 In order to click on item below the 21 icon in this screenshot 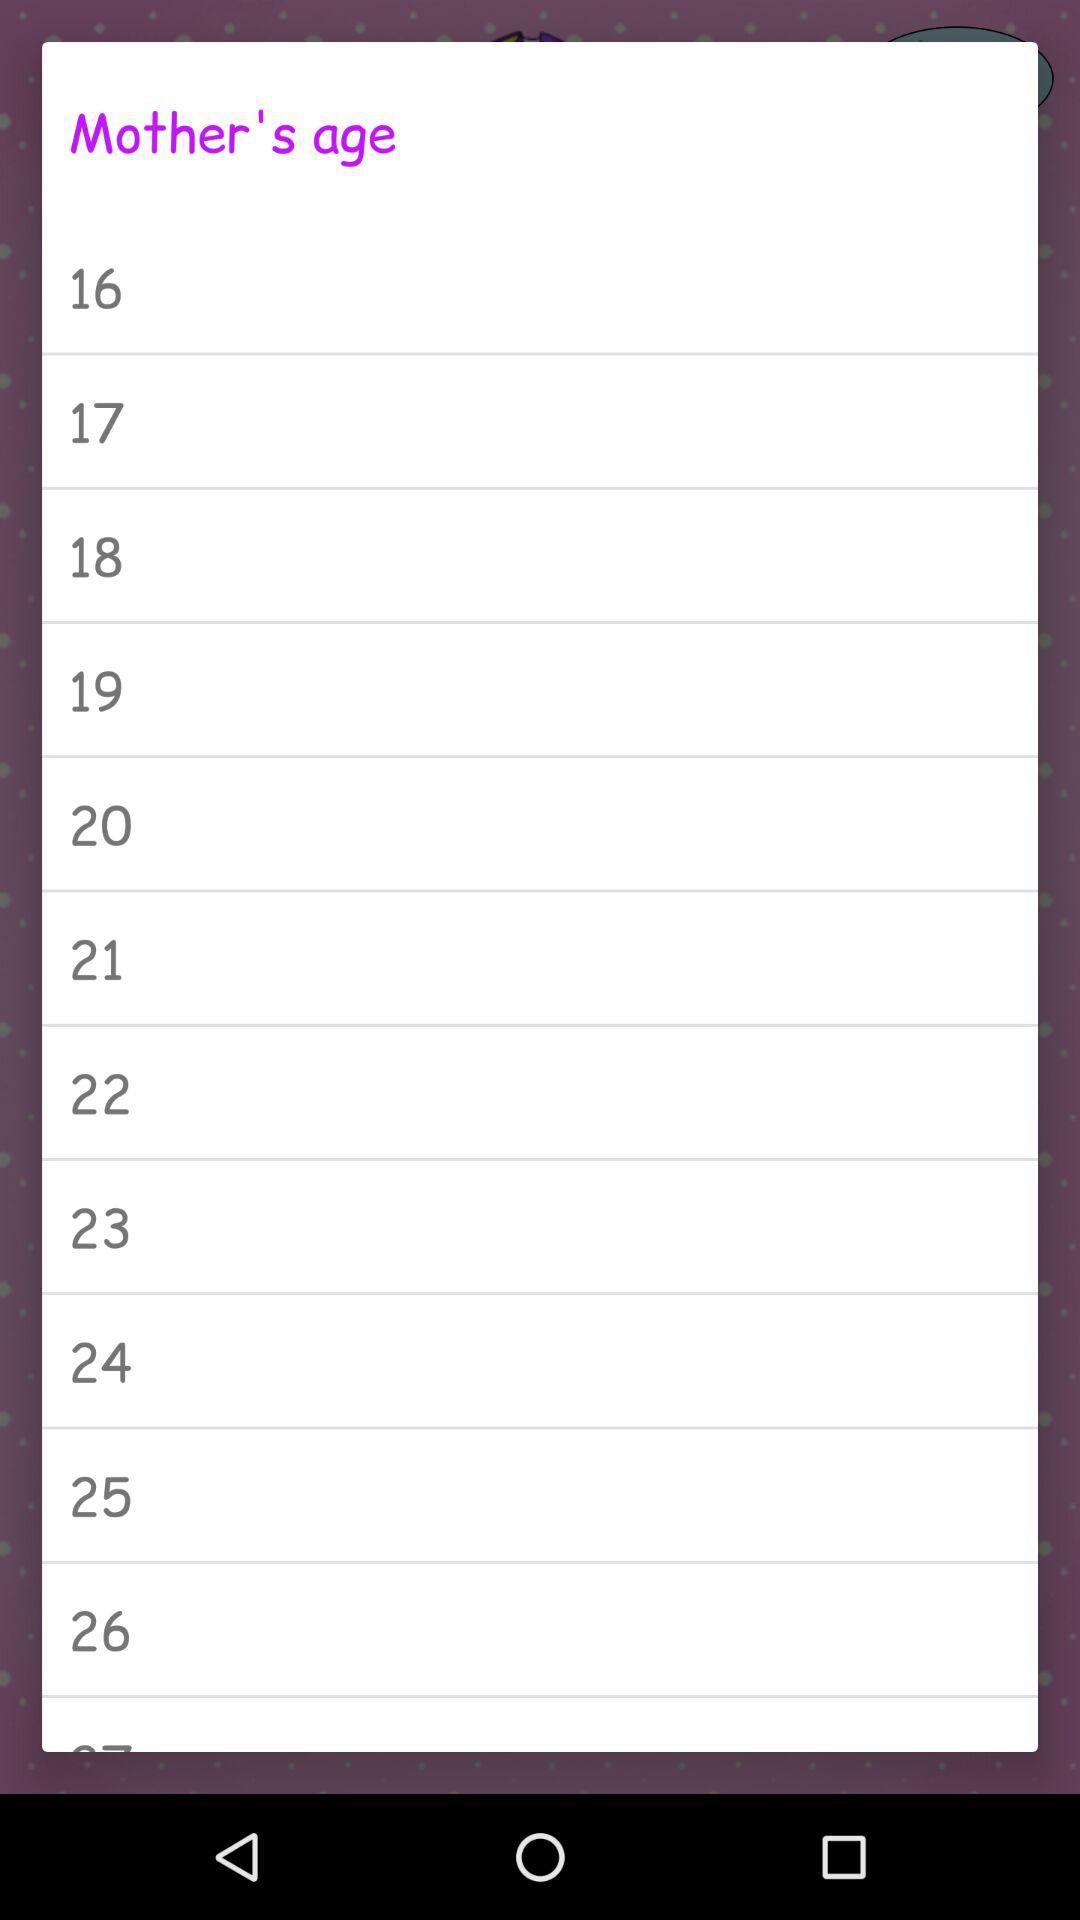, I will do `click(540, 1091)`.